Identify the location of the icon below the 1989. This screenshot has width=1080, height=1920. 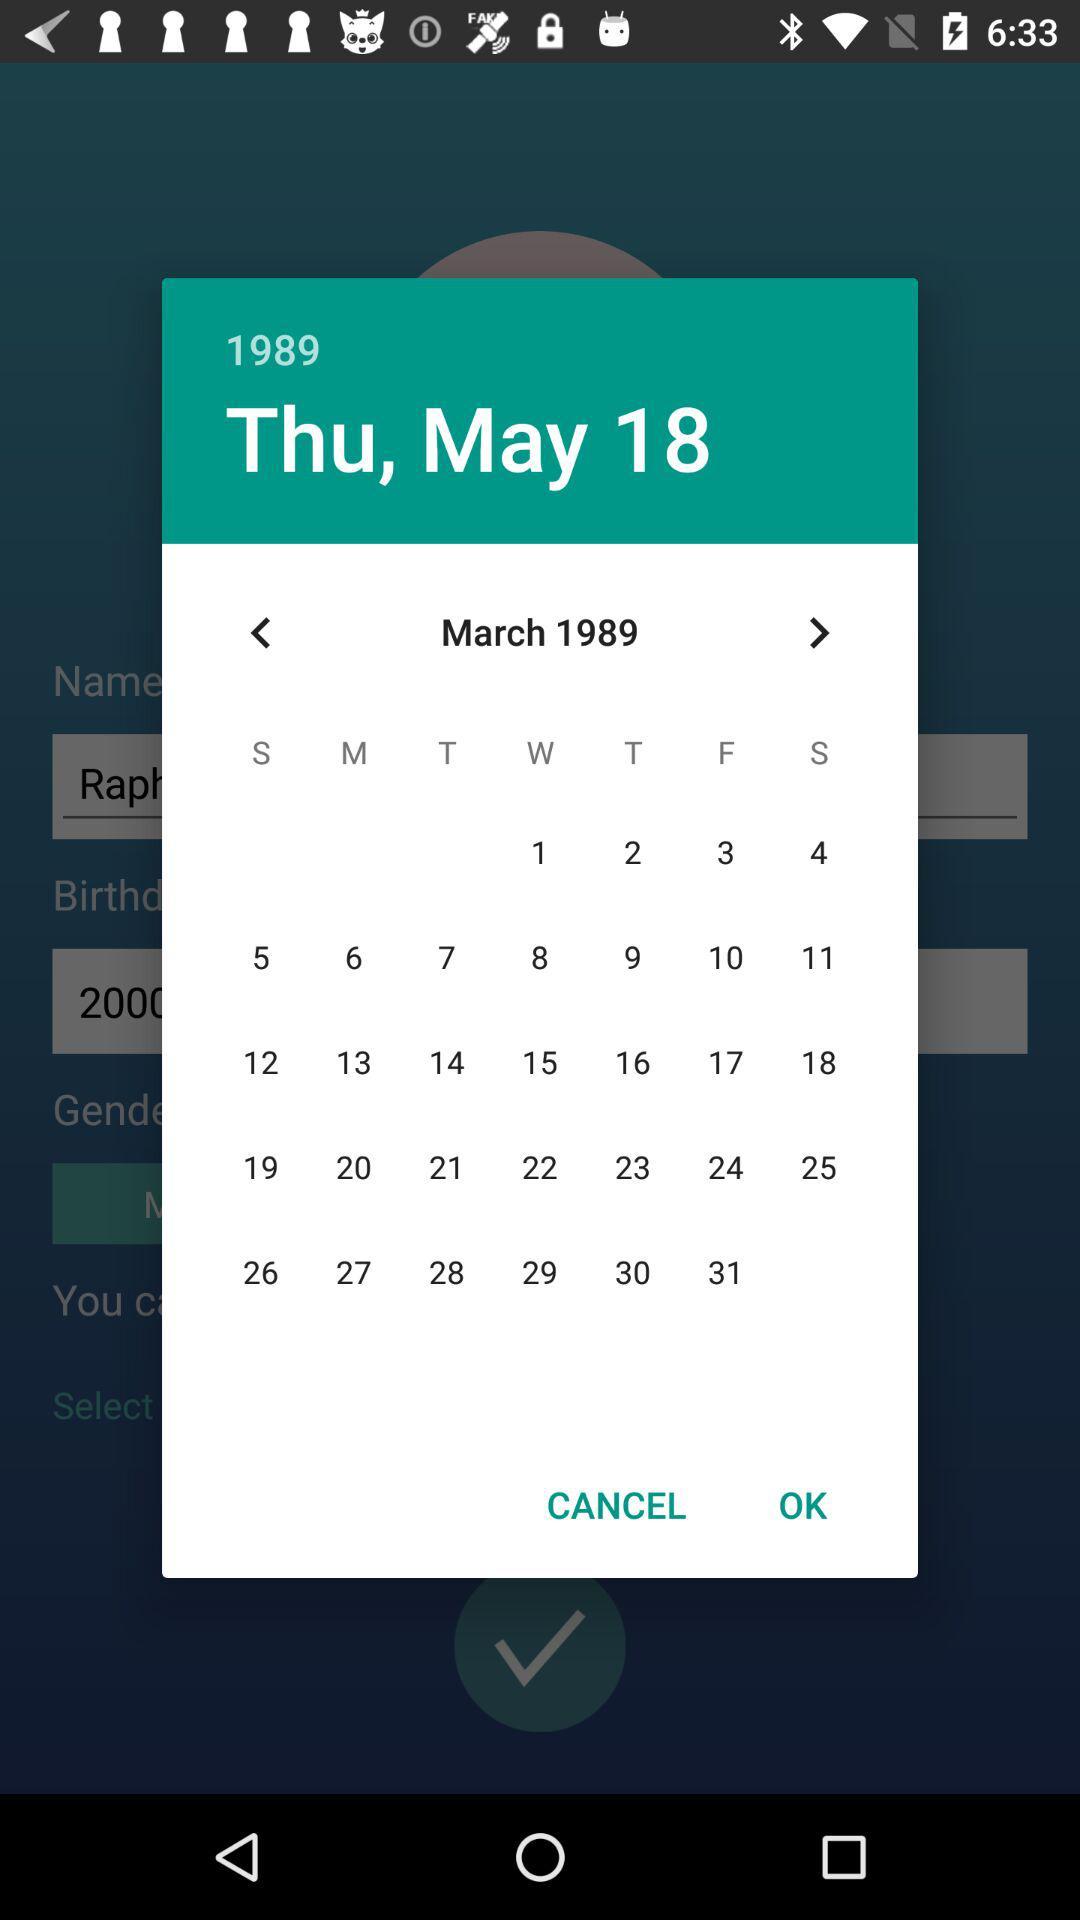
(818, 632).